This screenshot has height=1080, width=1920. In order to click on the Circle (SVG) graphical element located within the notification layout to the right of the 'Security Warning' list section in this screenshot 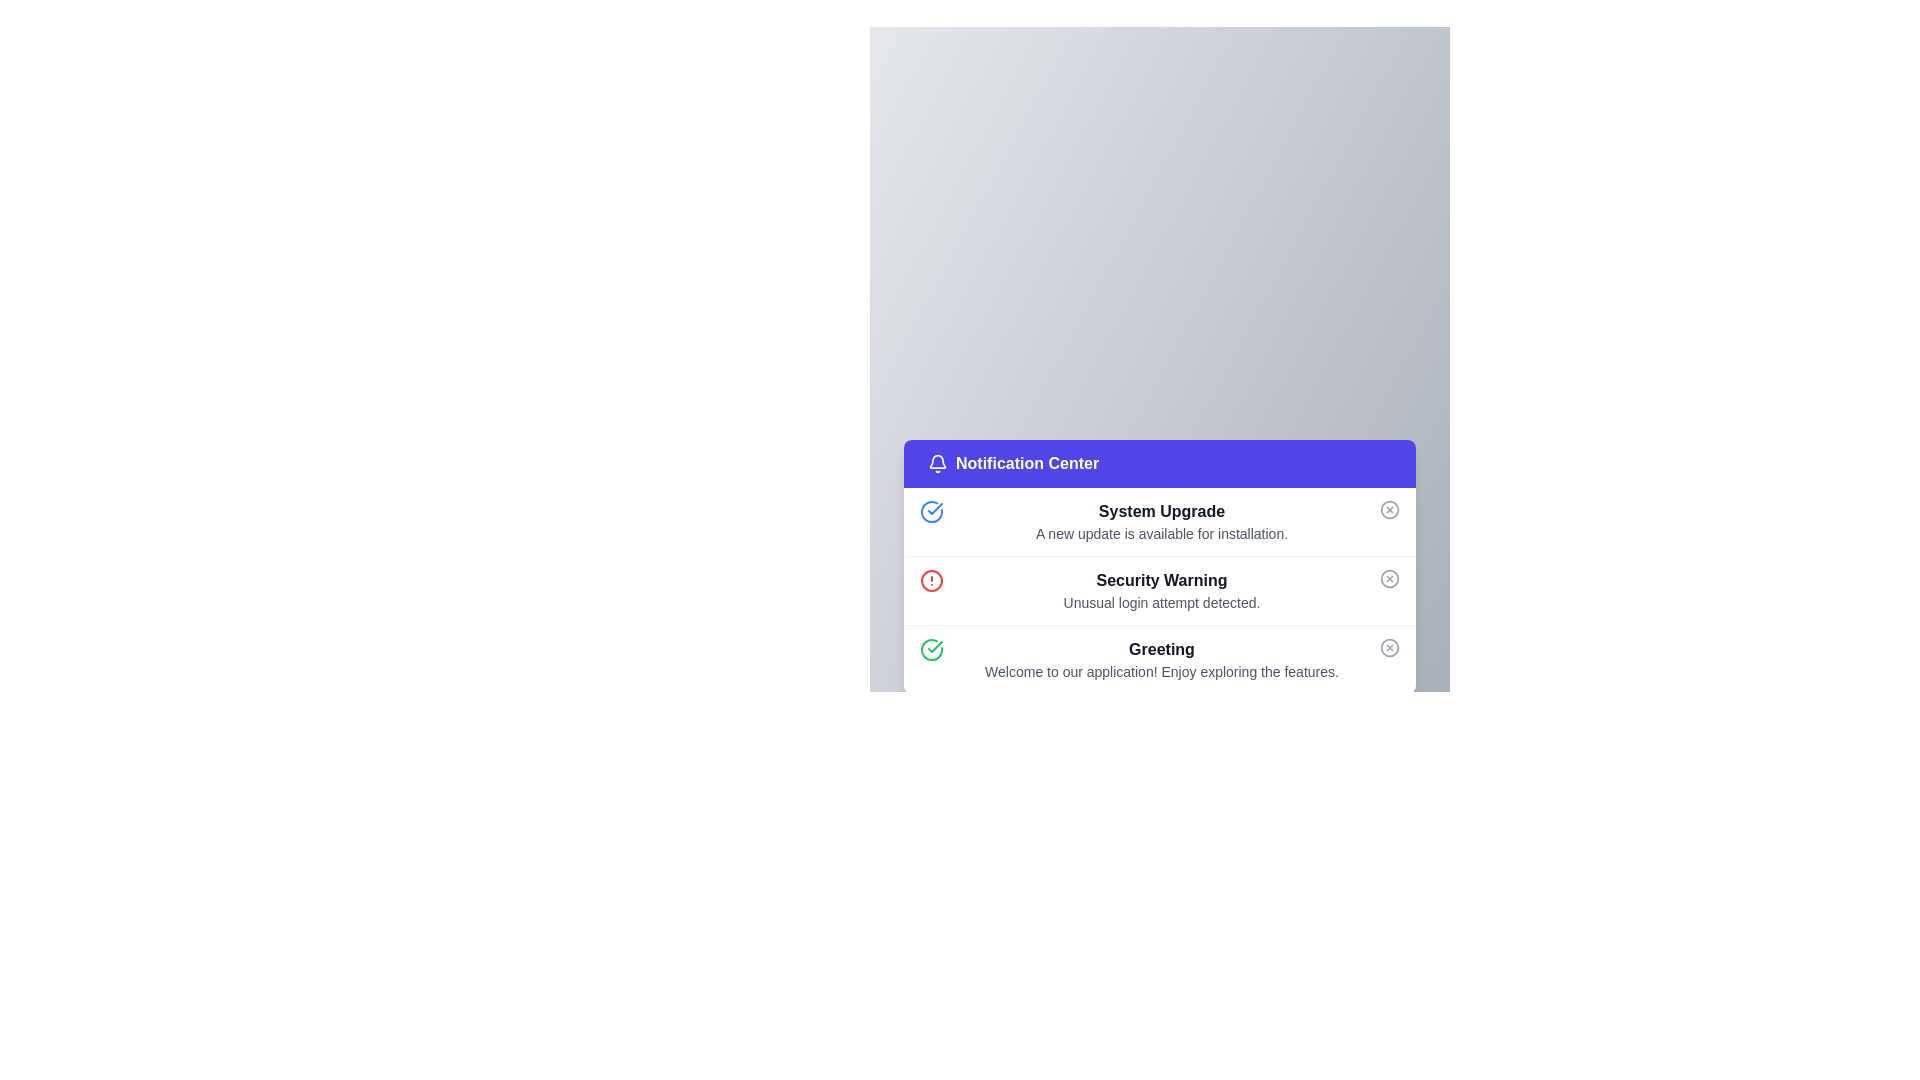, I will do `click(1389, 578)`.